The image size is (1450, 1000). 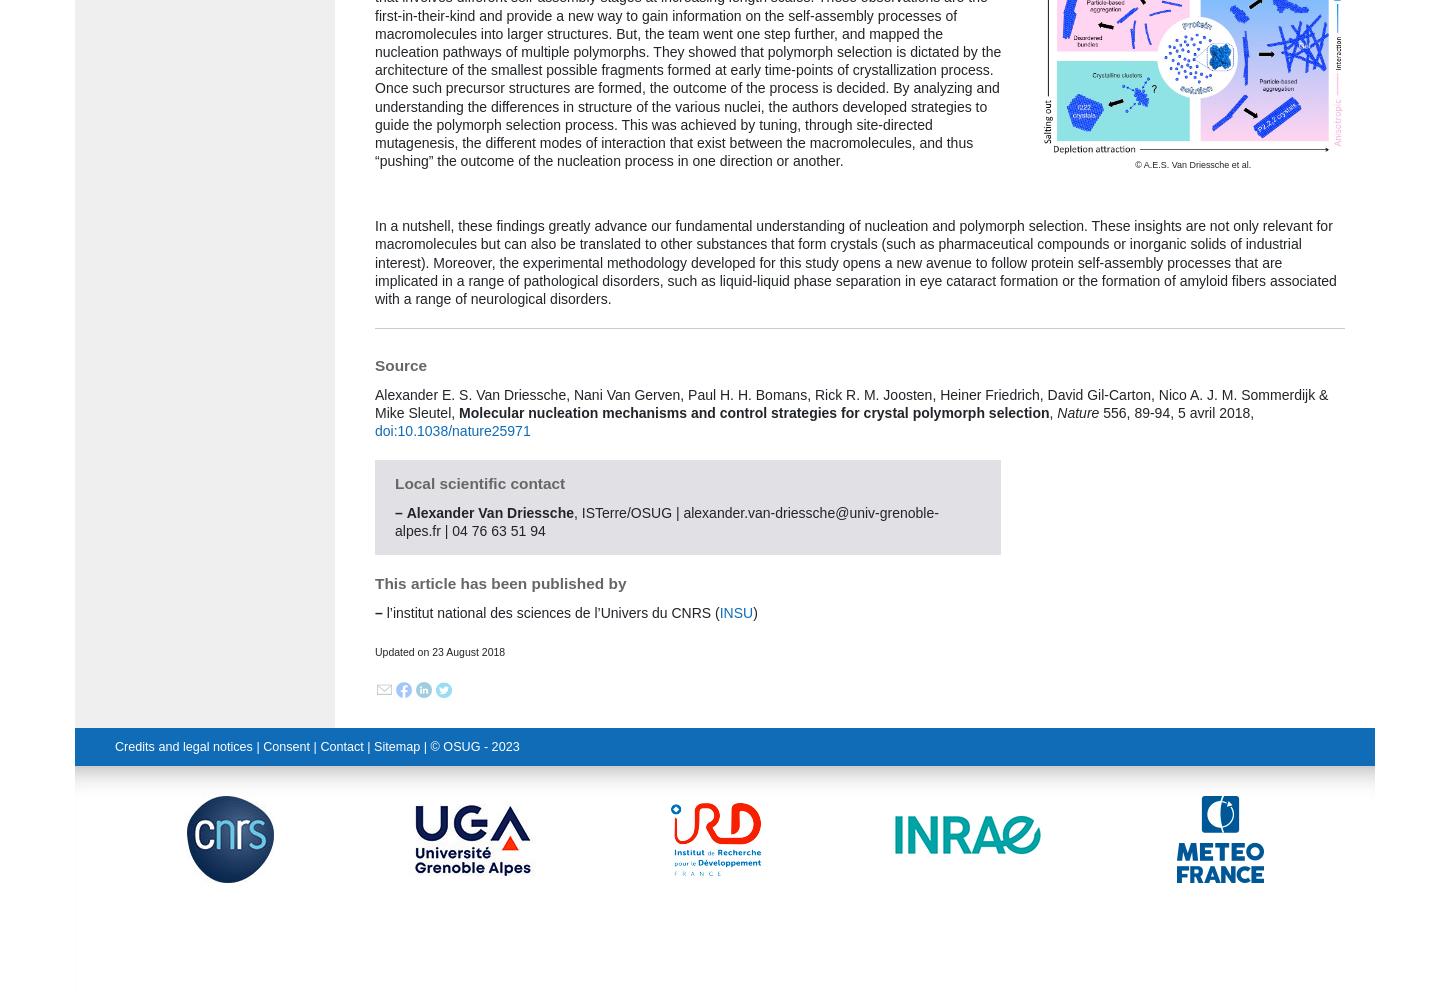 What do you see at coordinates (380, 611) in the screenshot?
I see `'l’institut national des sciences de l’Univers du CNRS ('` at bounding box center [380, 611].